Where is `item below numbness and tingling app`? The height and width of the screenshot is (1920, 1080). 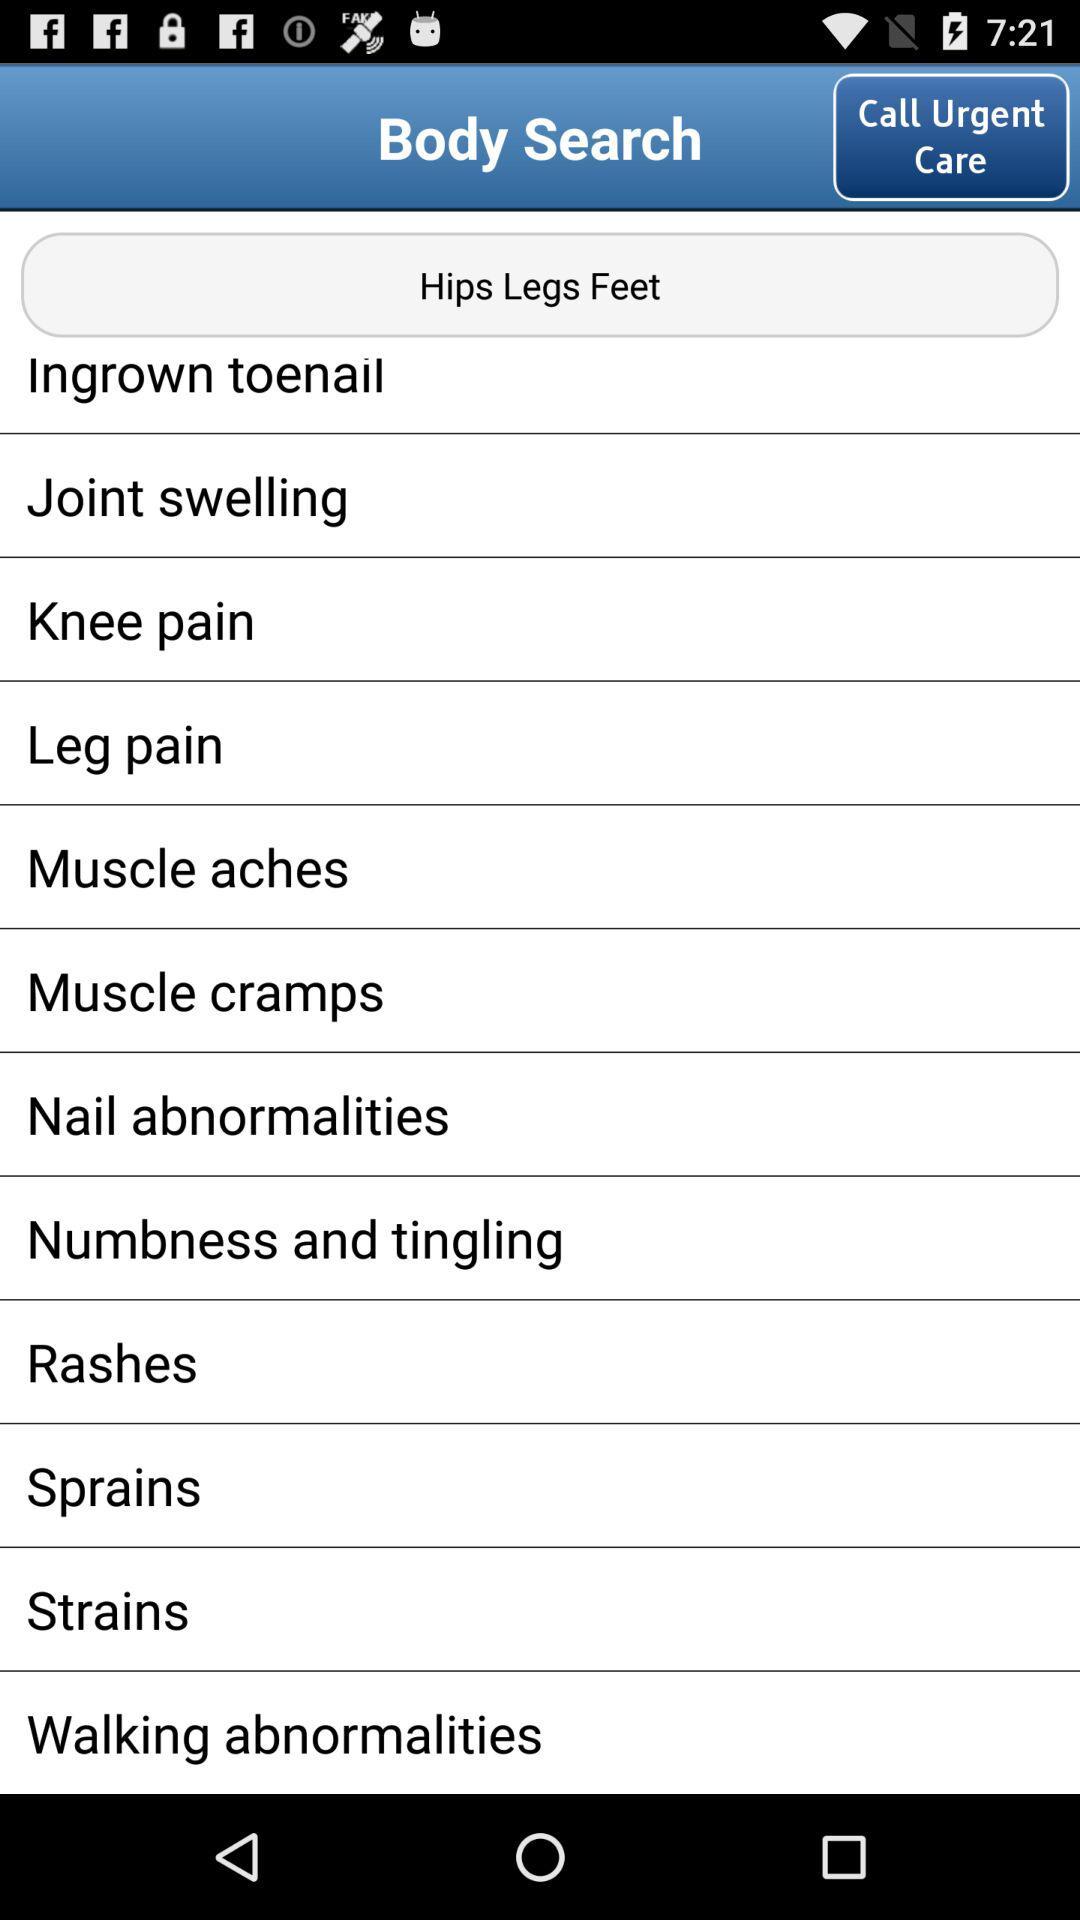 item below numbness and tingling app is located at coordinates (540, 1360).